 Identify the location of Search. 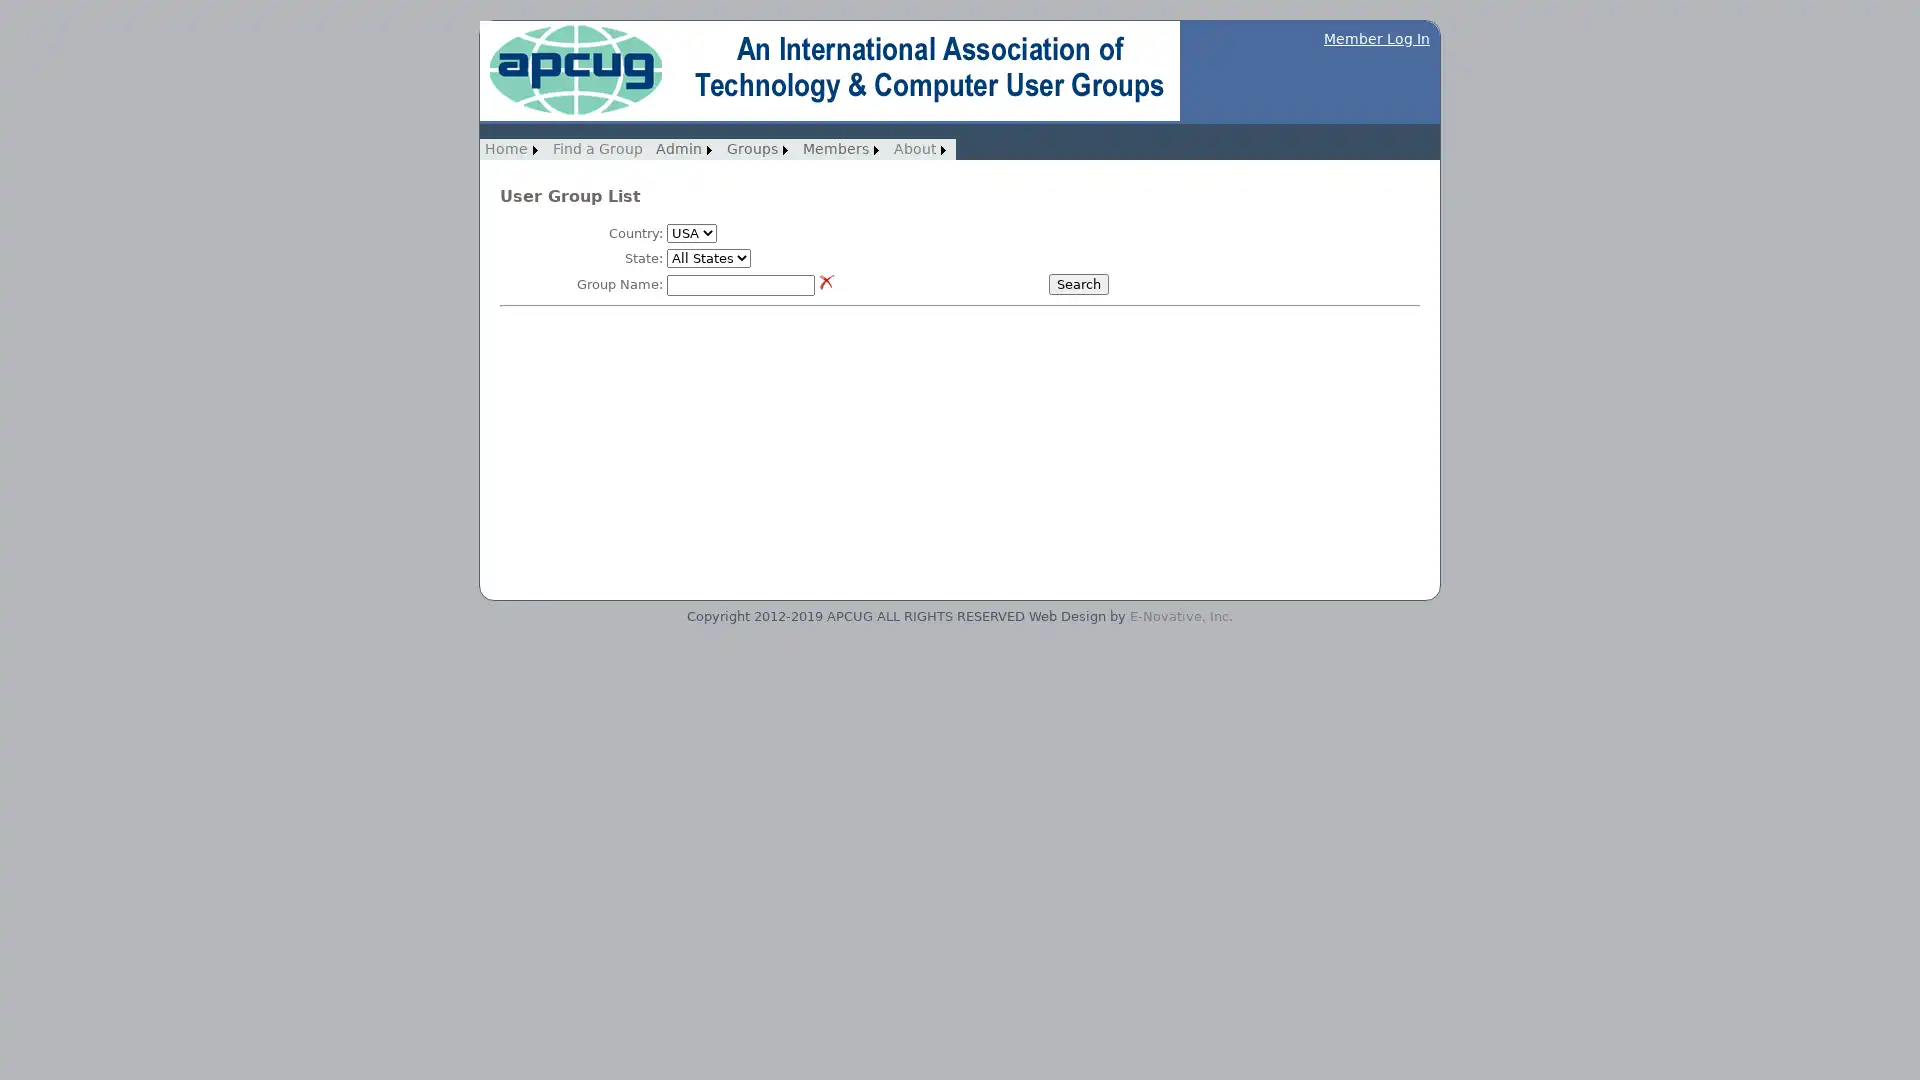
(1078, 284).